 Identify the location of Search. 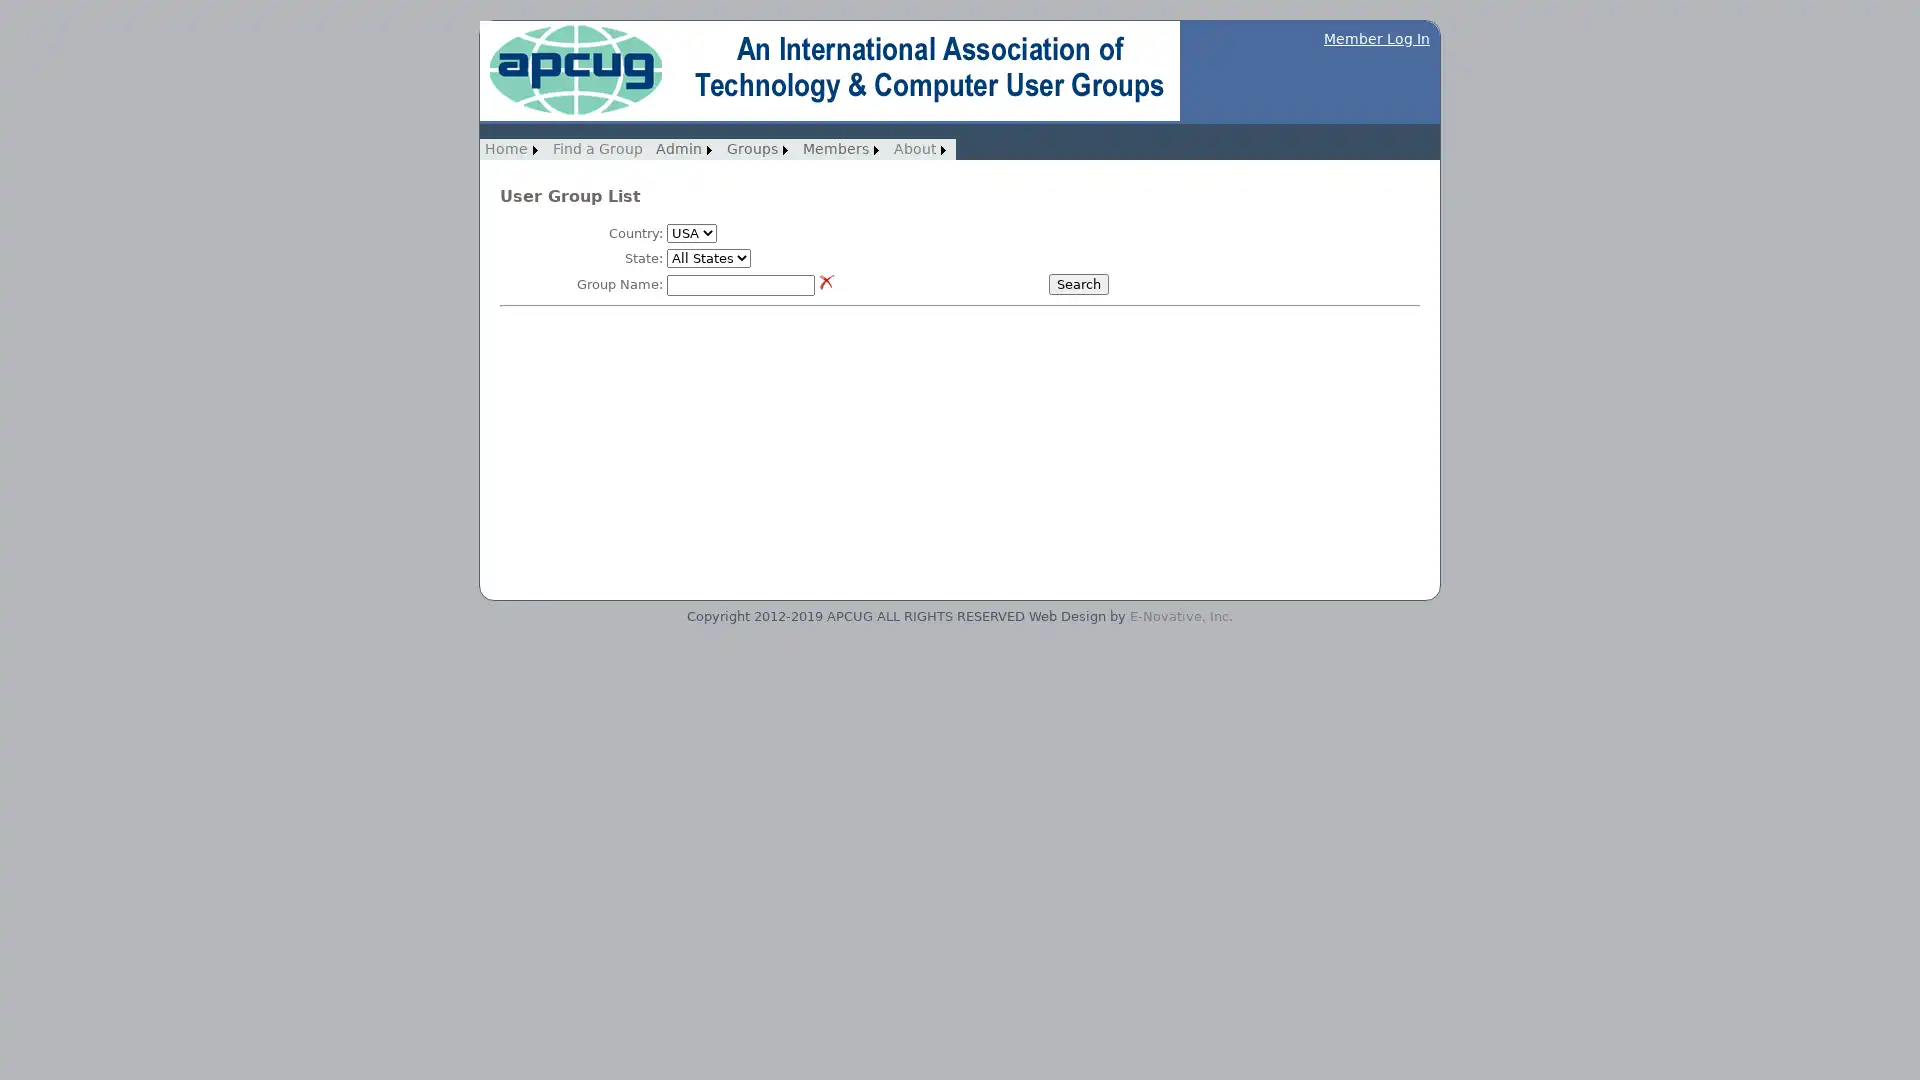
(1078, 284).